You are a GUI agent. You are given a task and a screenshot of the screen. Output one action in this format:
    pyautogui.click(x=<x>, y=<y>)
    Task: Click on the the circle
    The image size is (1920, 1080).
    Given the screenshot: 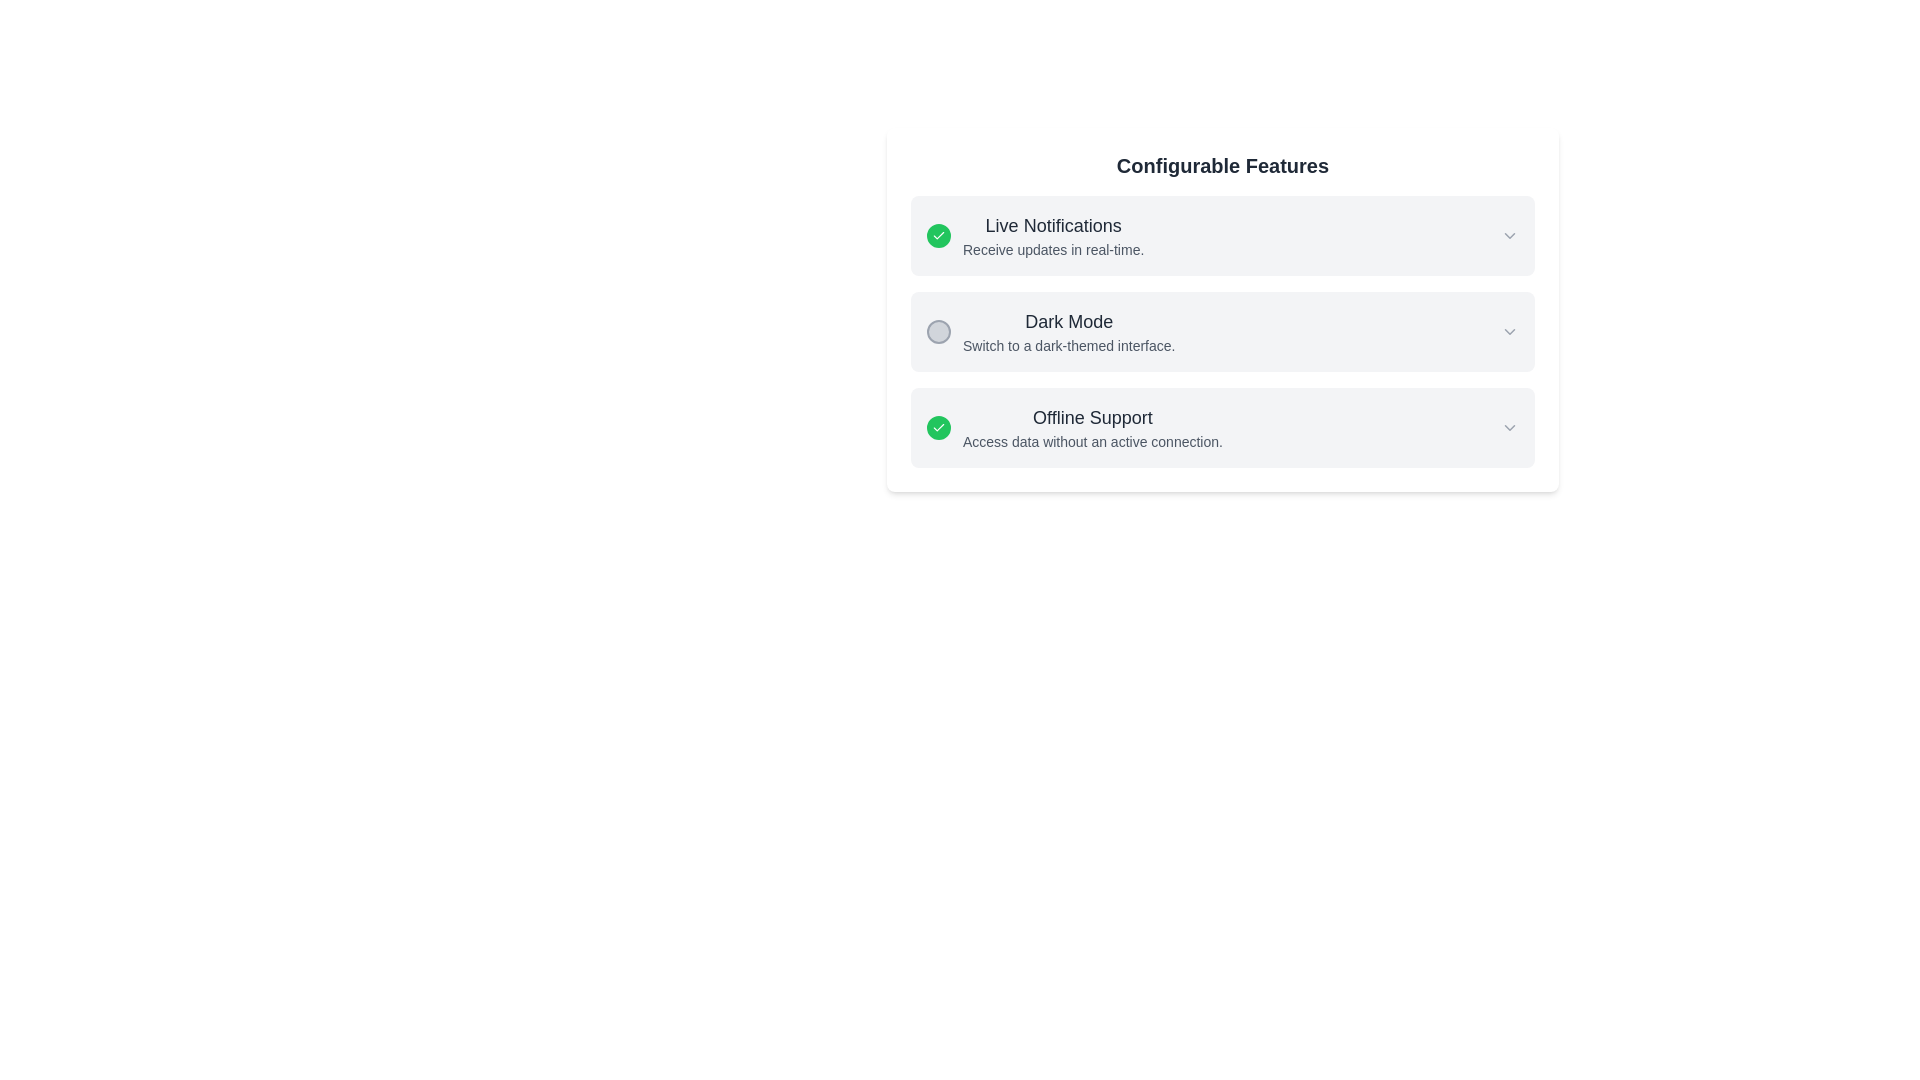 What is the action you would take?
    pyautogui.click(x=1222, y=309)
    